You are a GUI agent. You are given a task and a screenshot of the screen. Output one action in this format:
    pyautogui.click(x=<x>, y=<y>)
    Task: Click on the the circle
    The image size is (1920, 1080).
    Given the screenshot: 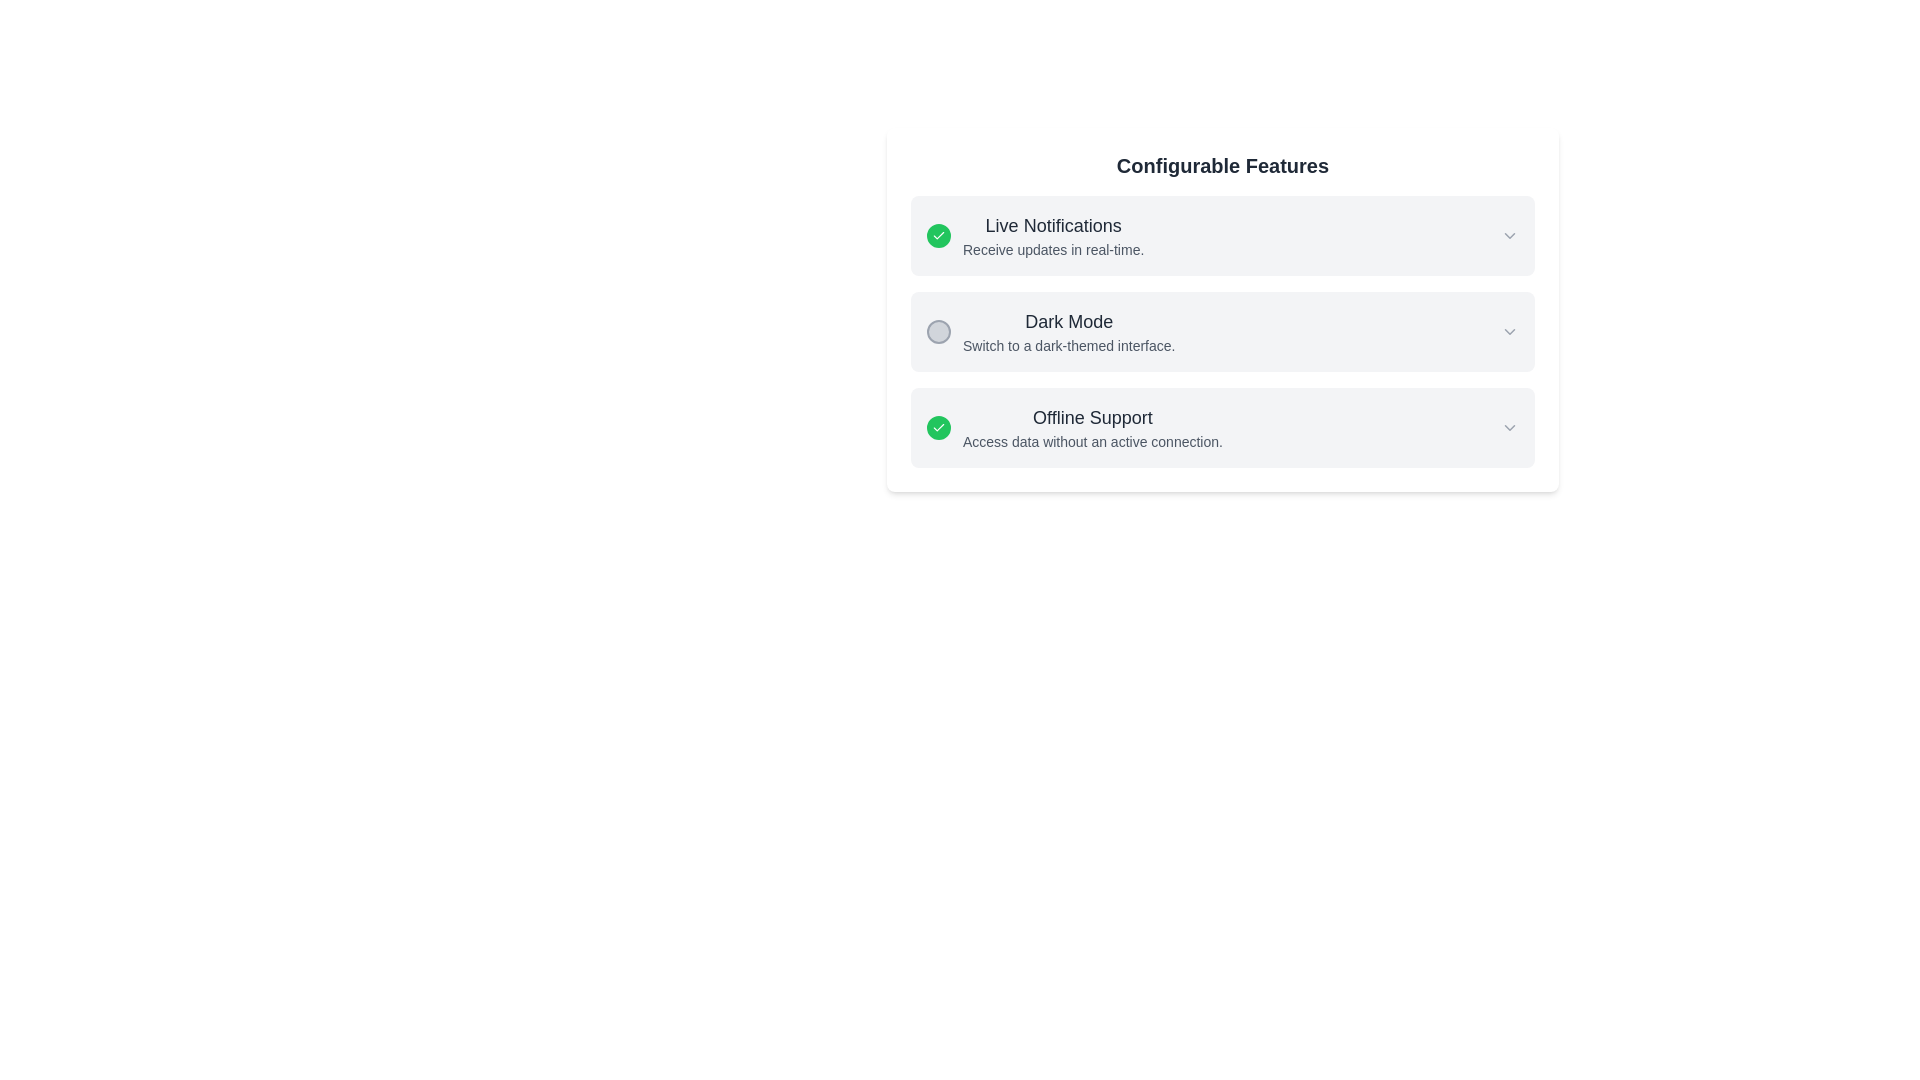 What is the action you would take?
    pyautogui.click(x=1222, y=309)
    